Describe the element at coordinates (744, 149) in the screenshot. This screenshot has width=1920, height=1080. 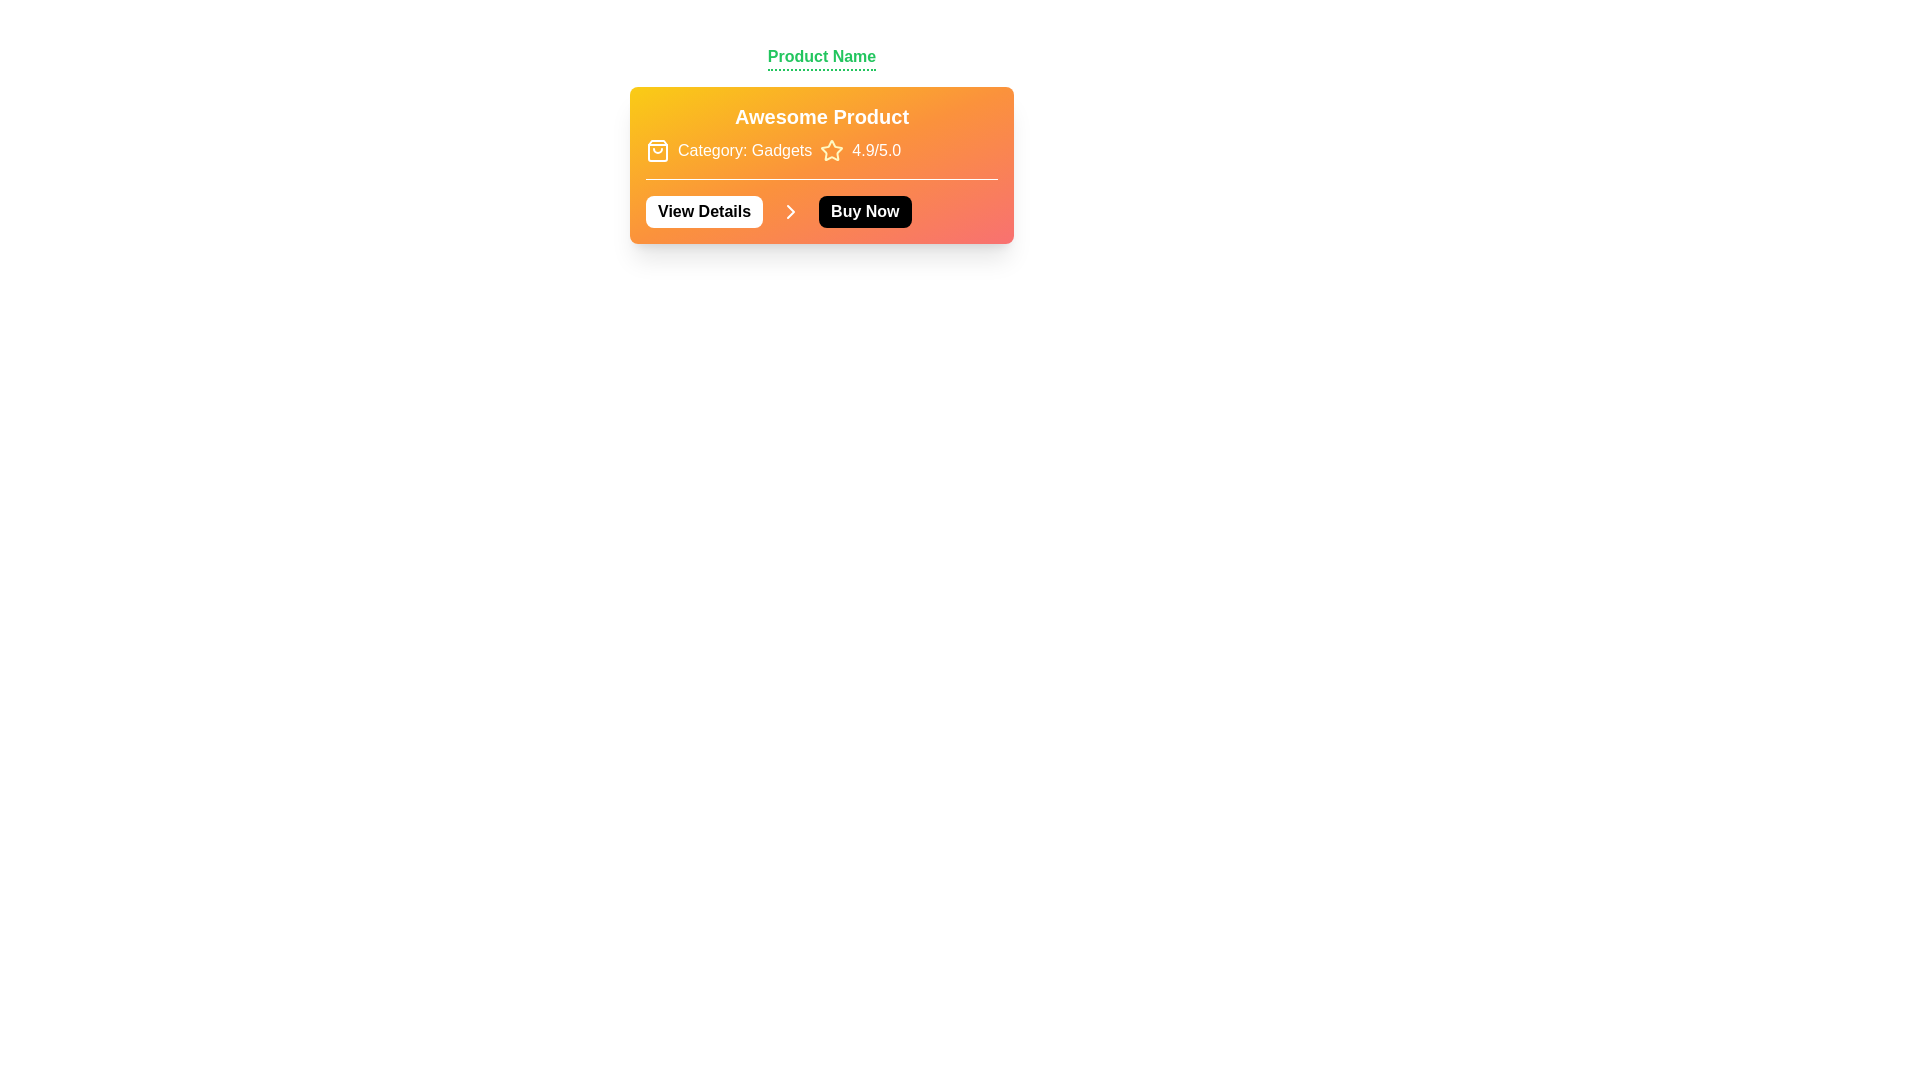
I see `the static text label displaying 'Category: Gadgets', which is prominently styled with white text on an orange background, located under the title 'Awesome Product'` at that location.